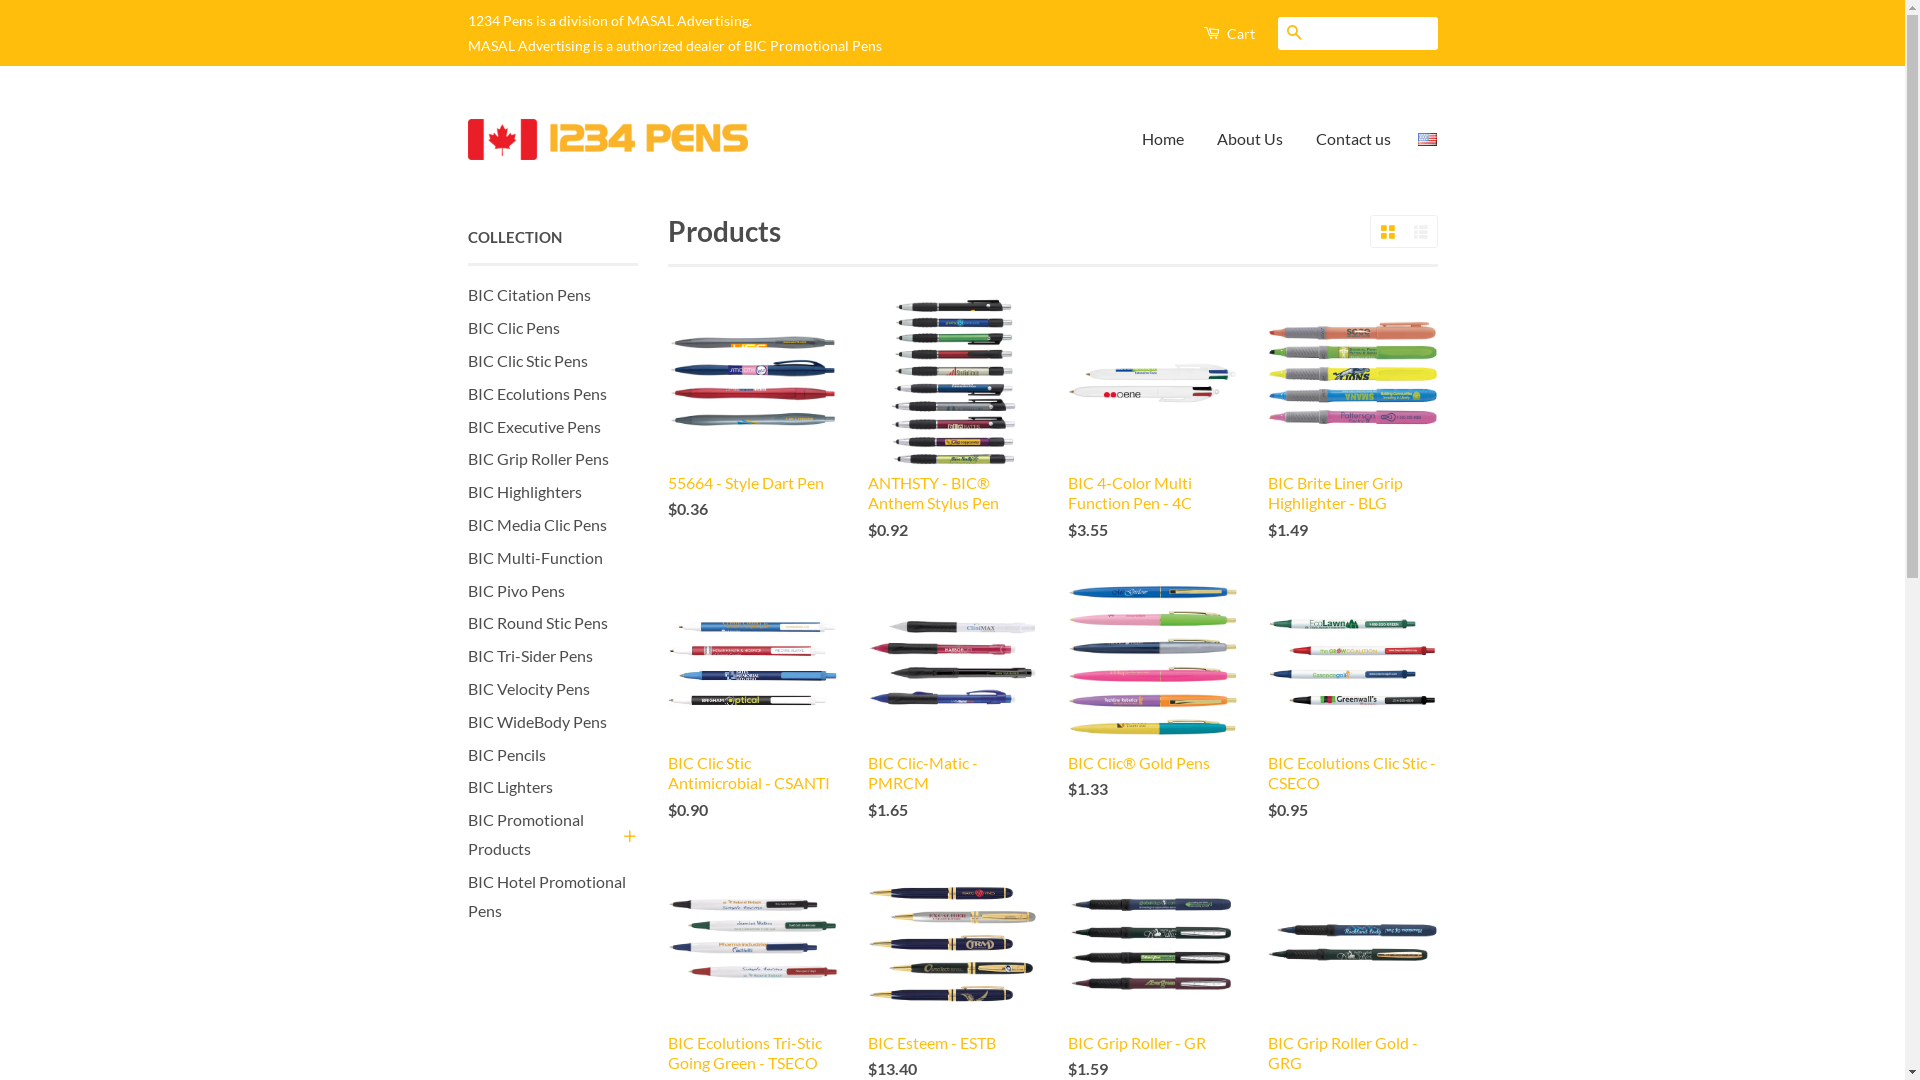 Image resolution: width=1920 pixels, height=1080 pixels. I want to click on 'BIC Pencils', so click(507, 754).